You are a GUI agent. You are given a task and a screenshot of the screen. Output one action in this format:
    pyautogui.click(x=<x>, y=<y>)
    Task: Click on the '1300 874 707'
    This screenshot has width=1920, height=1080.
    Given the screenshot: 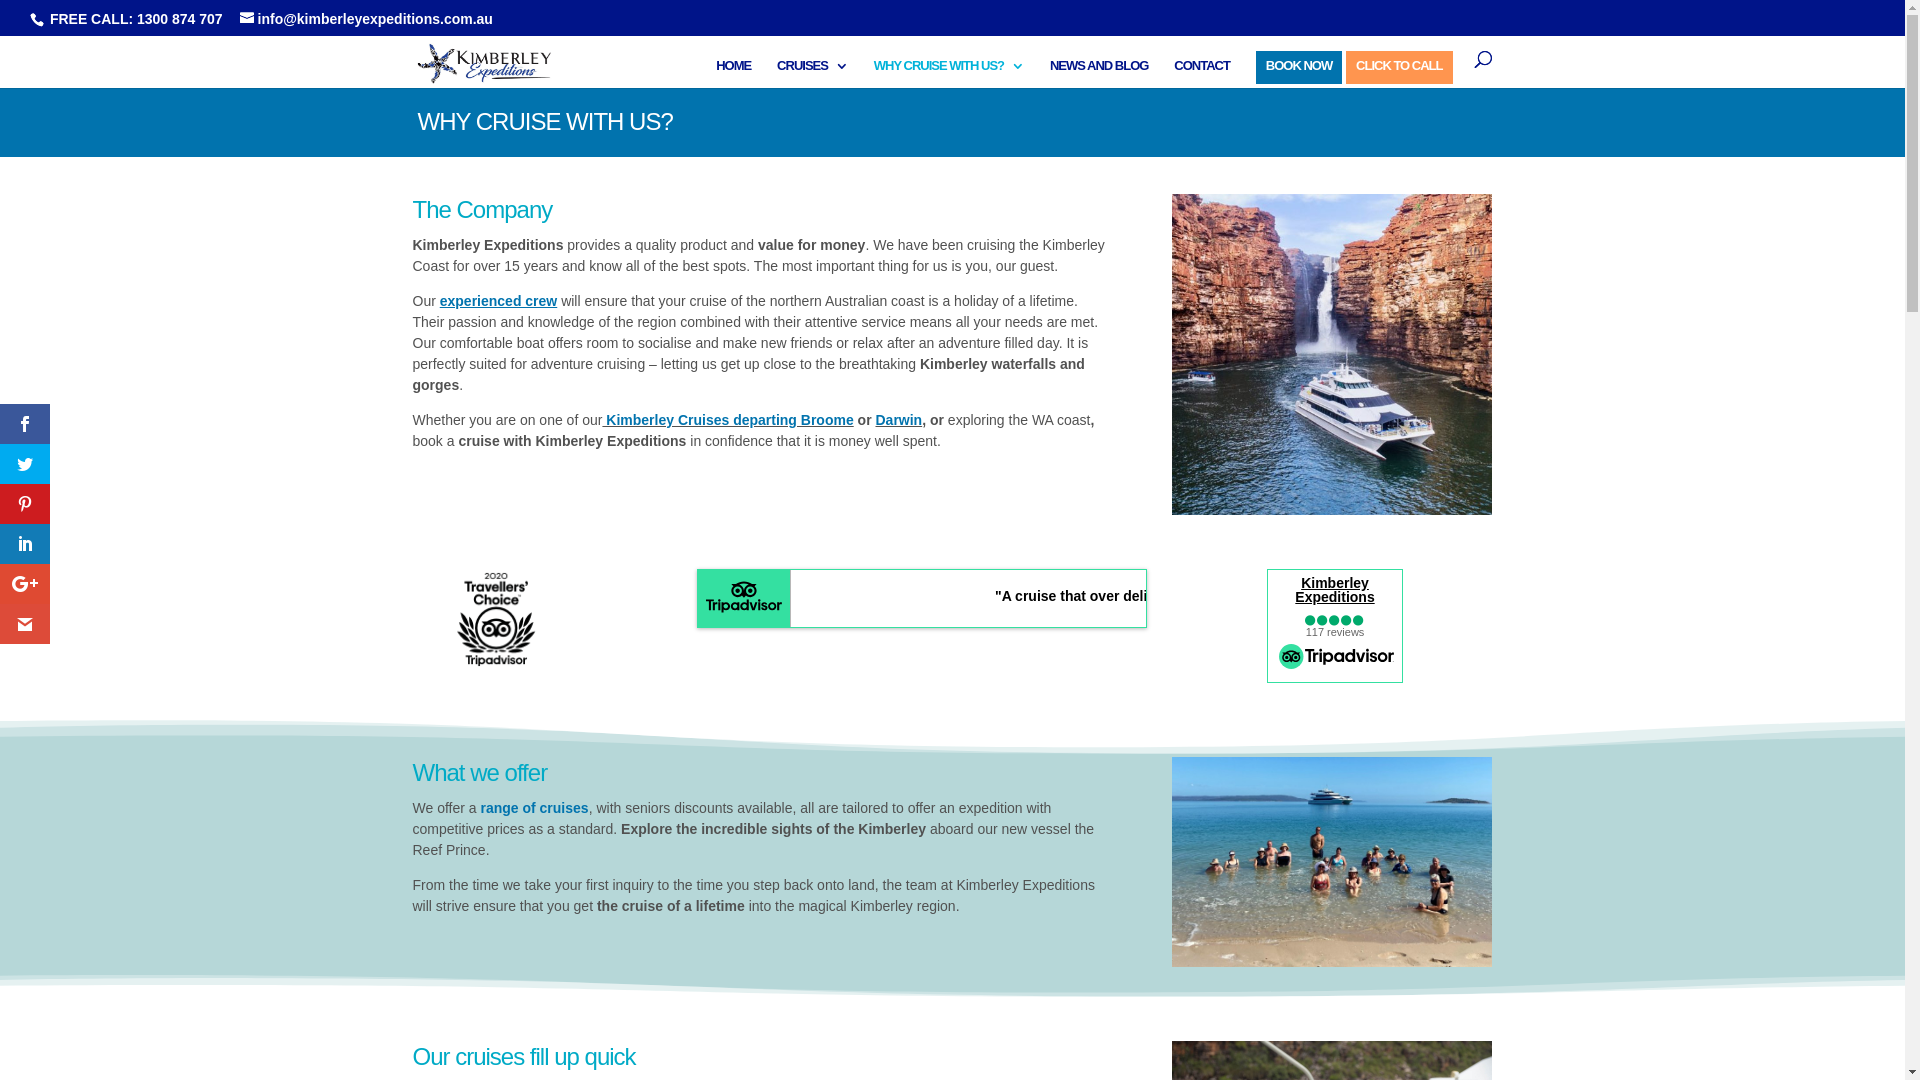 What is the action you would take?
    pyautogui.click(x=180, y=18)
    